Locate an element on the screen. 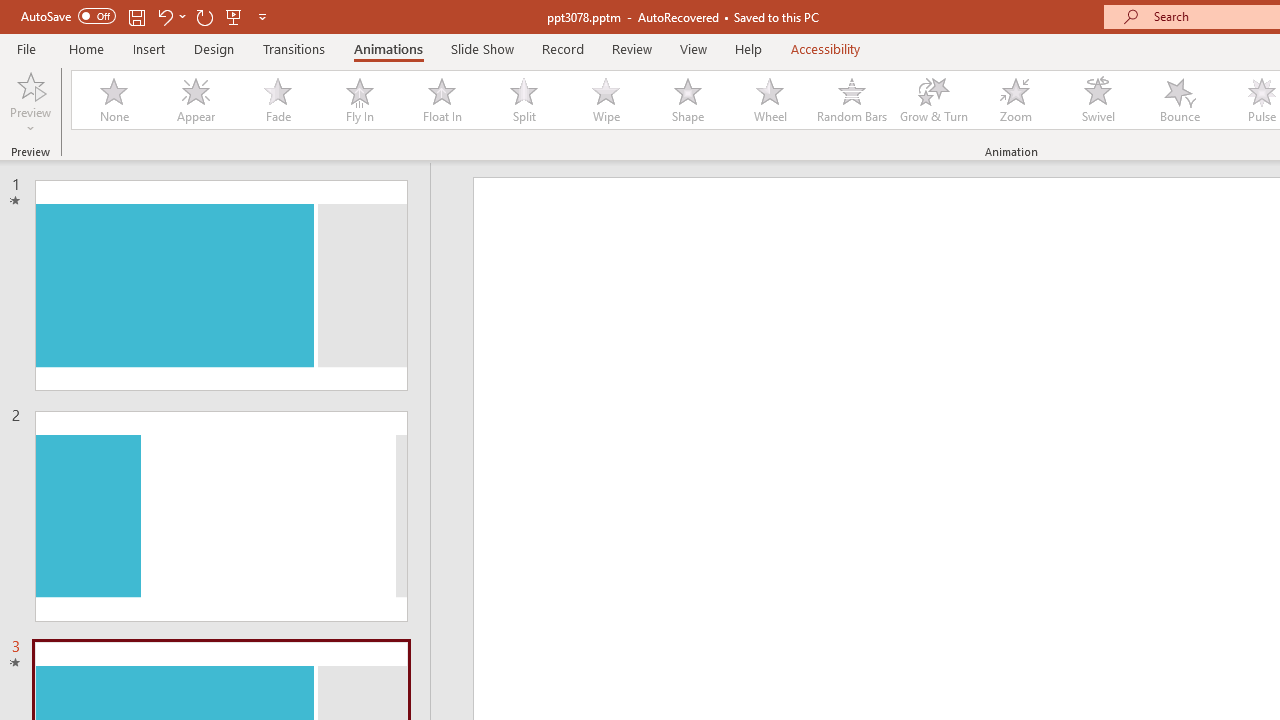  'Float In' is located at coordinates (440, 100).